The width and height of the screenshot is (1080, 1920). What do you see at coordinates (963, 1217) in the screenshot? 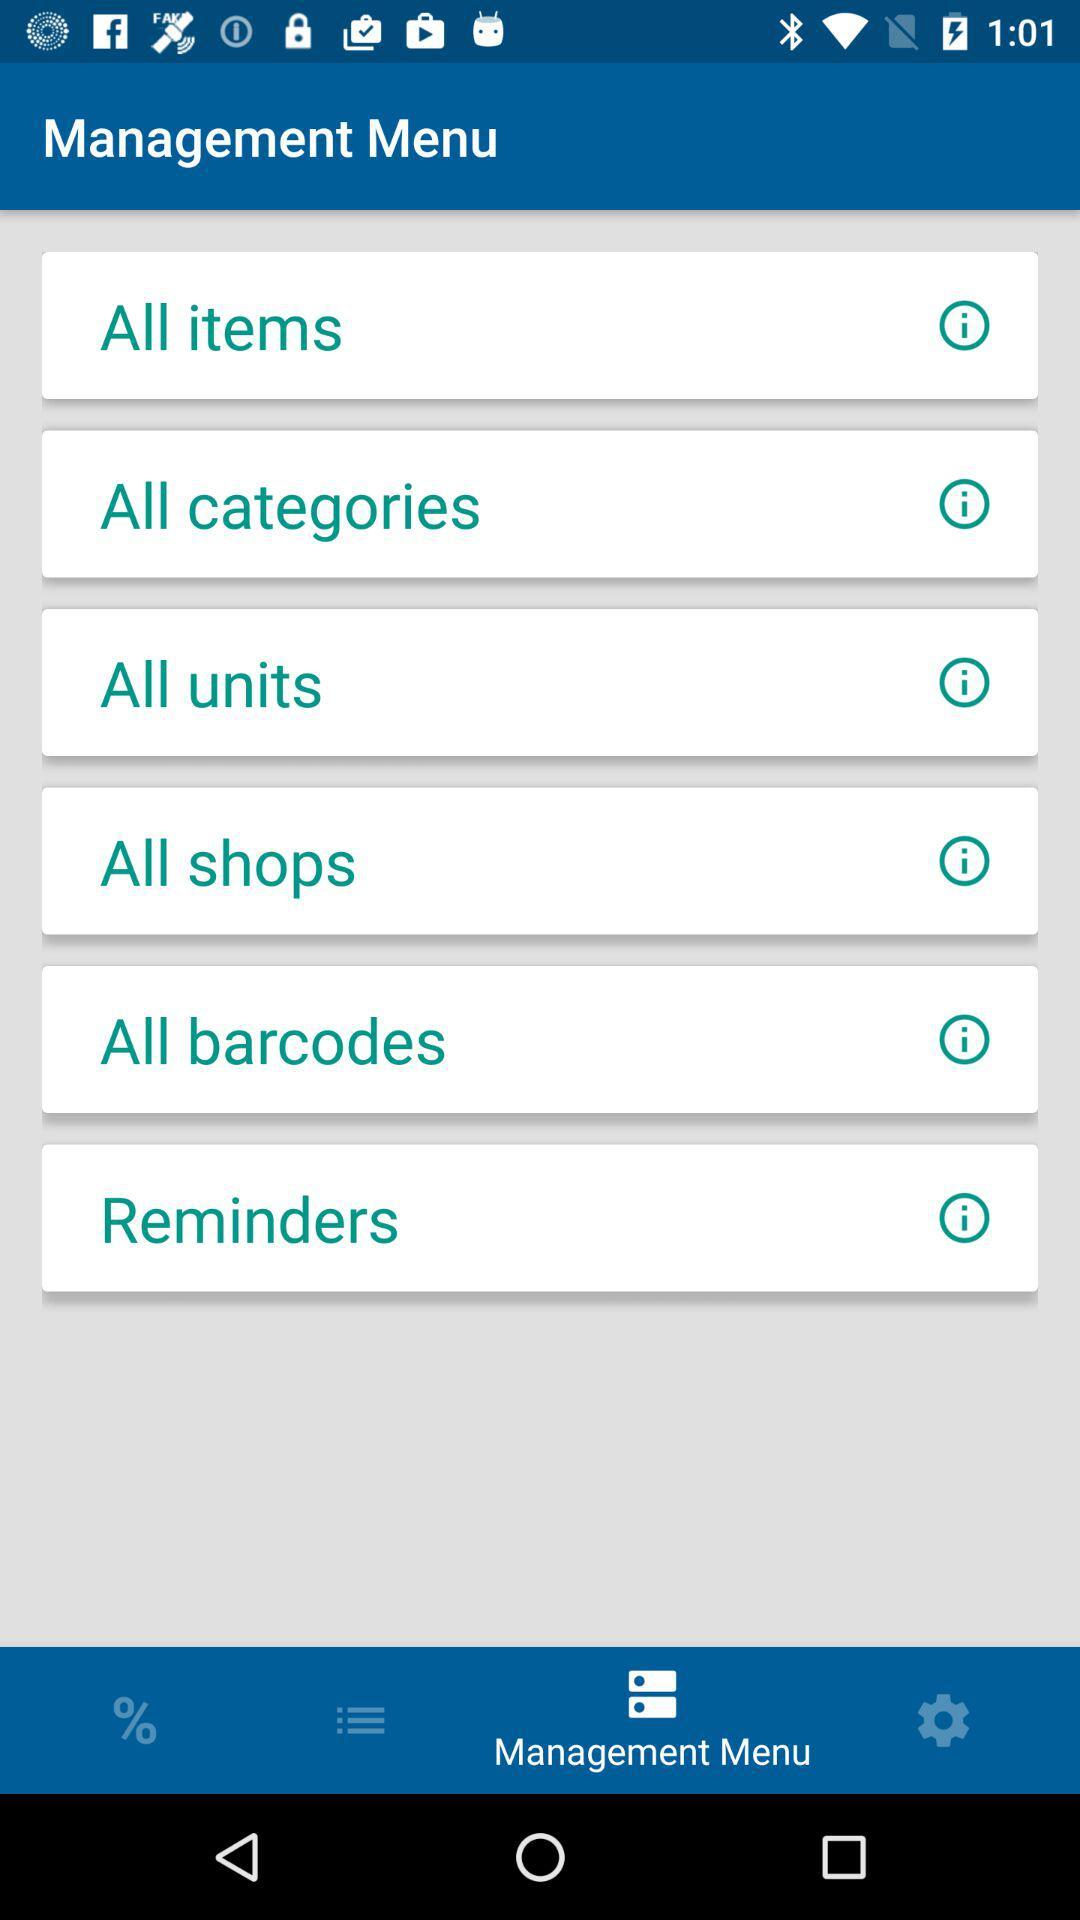
I see `more information` at bounding box center [963, 1217].